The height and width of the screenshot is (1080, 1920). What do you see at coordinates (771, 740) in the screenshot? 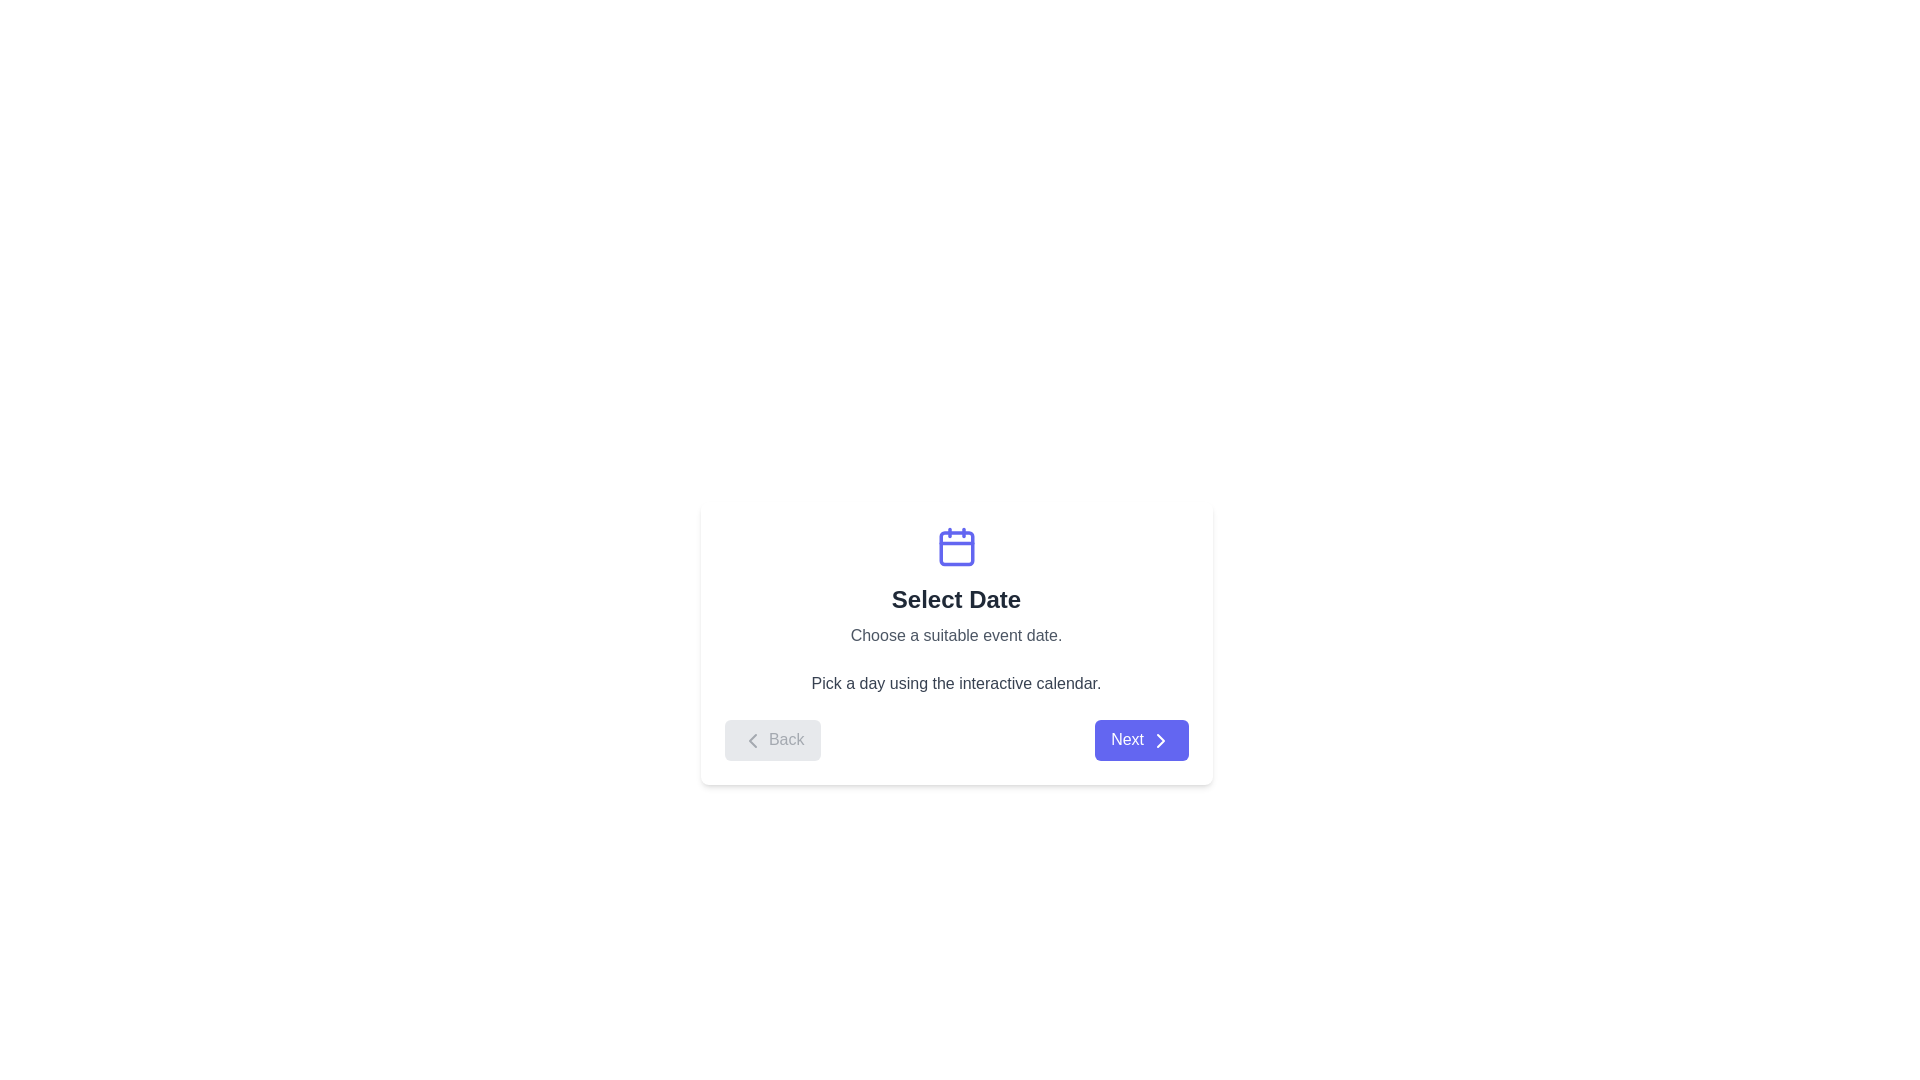
I see `the 'Back' button to navigate to the previous step` at bounding box center [771, 740].